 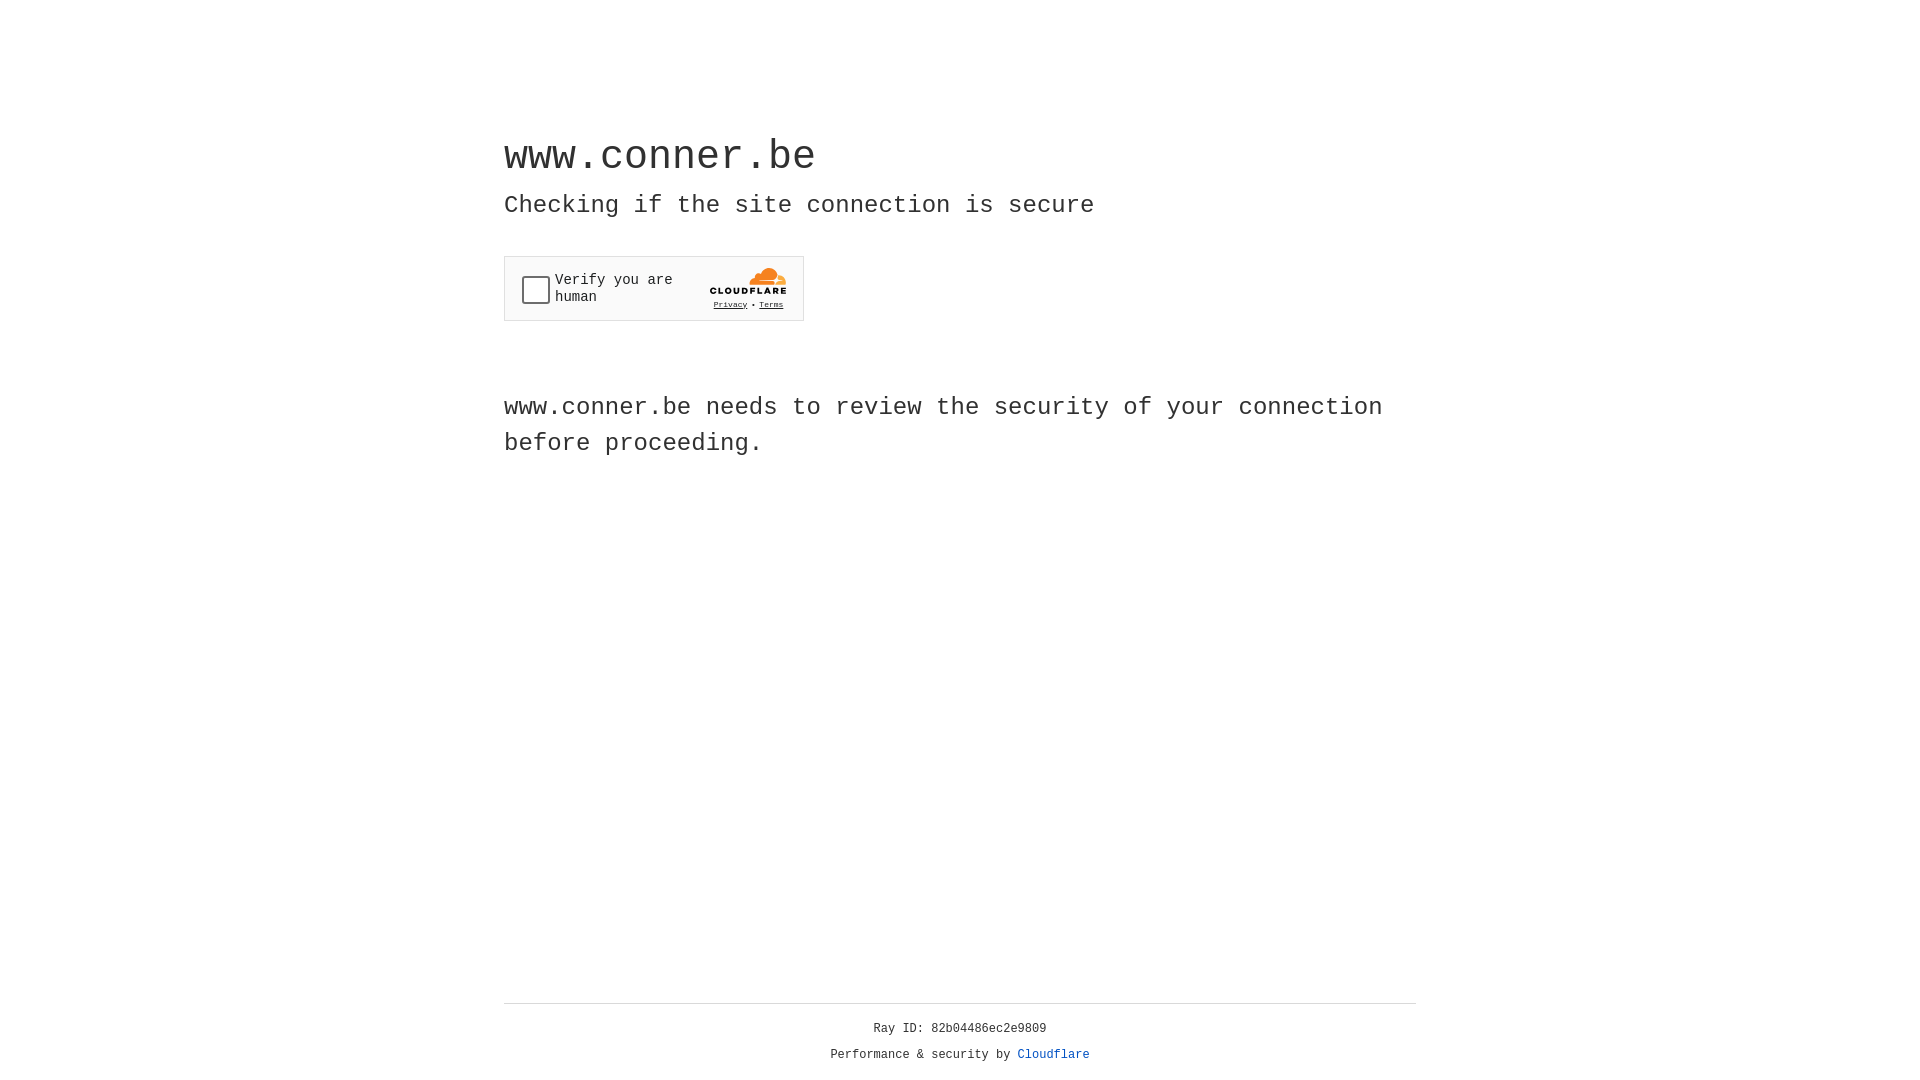 I want to click on 'Cloudflare', so click(x=1053, y=1054).